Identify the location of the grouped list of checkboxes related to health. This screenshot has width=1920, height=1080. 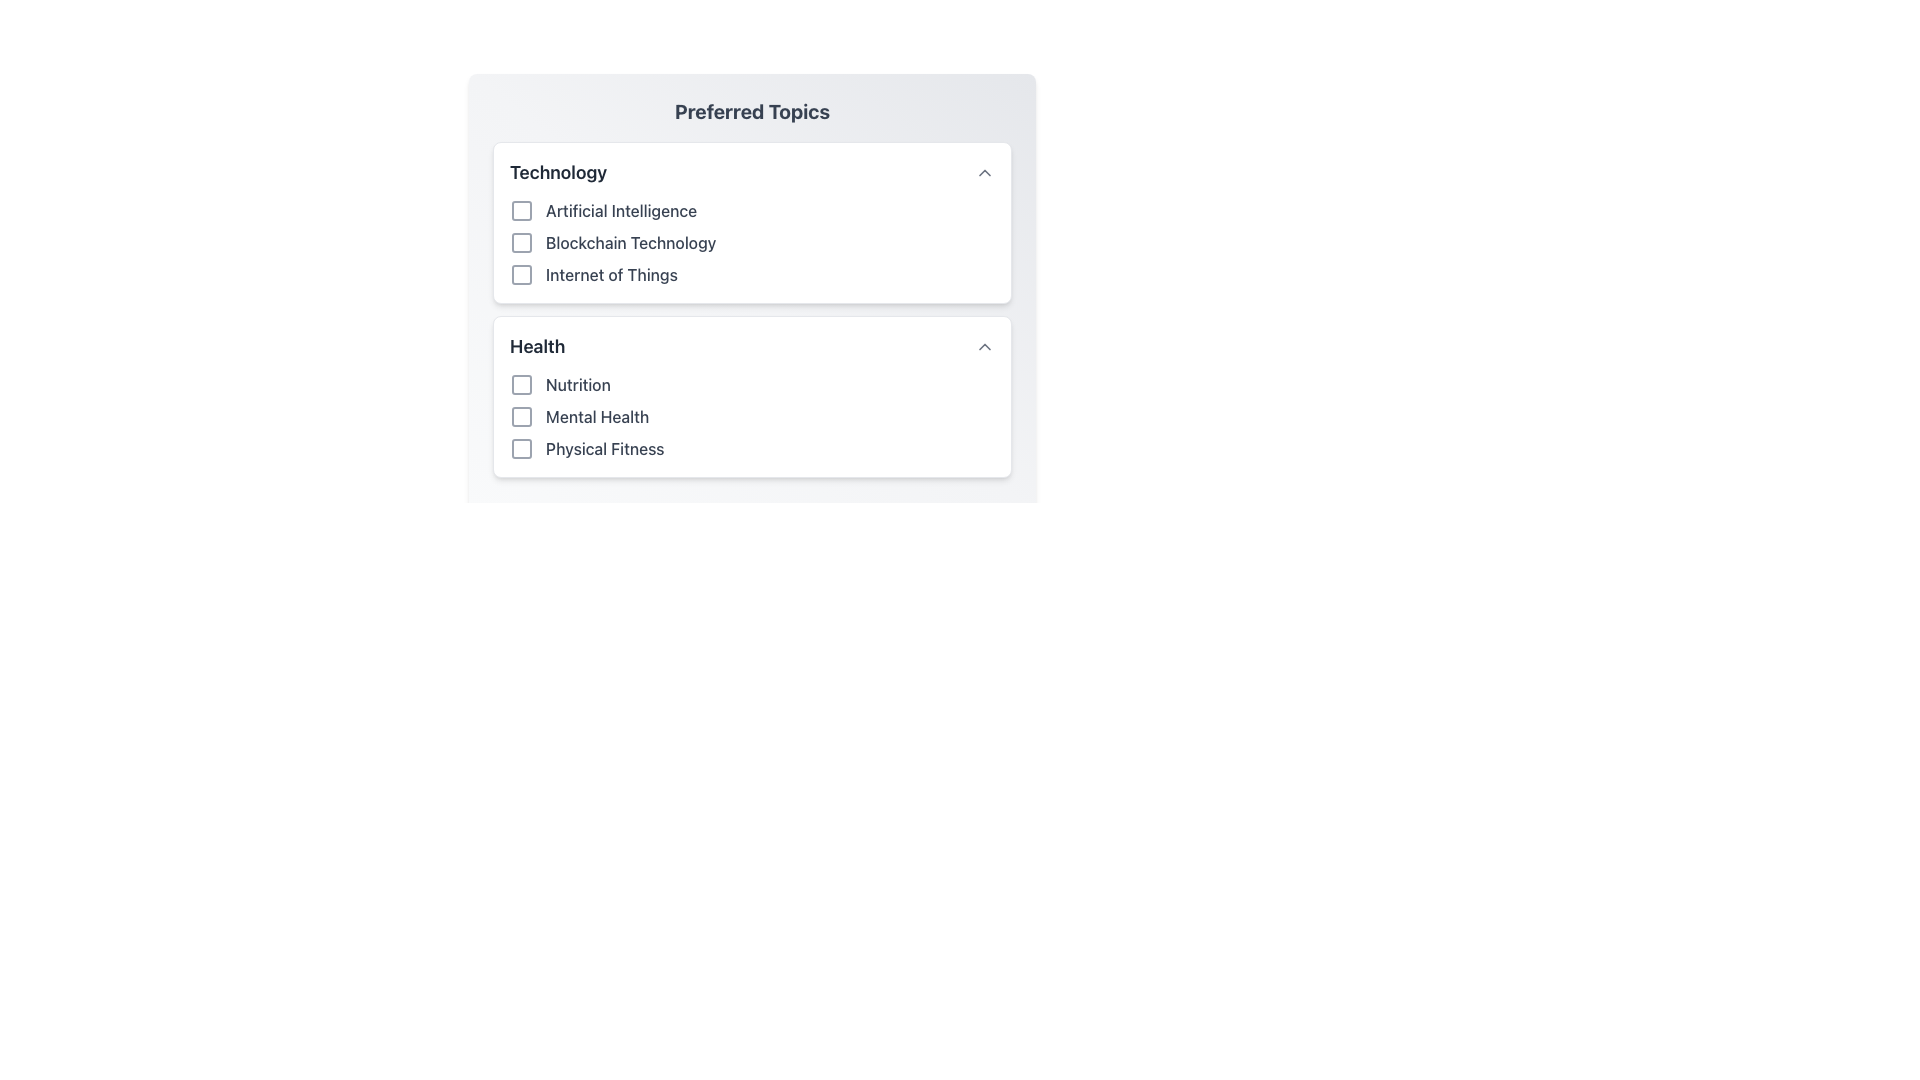
(751, 415).